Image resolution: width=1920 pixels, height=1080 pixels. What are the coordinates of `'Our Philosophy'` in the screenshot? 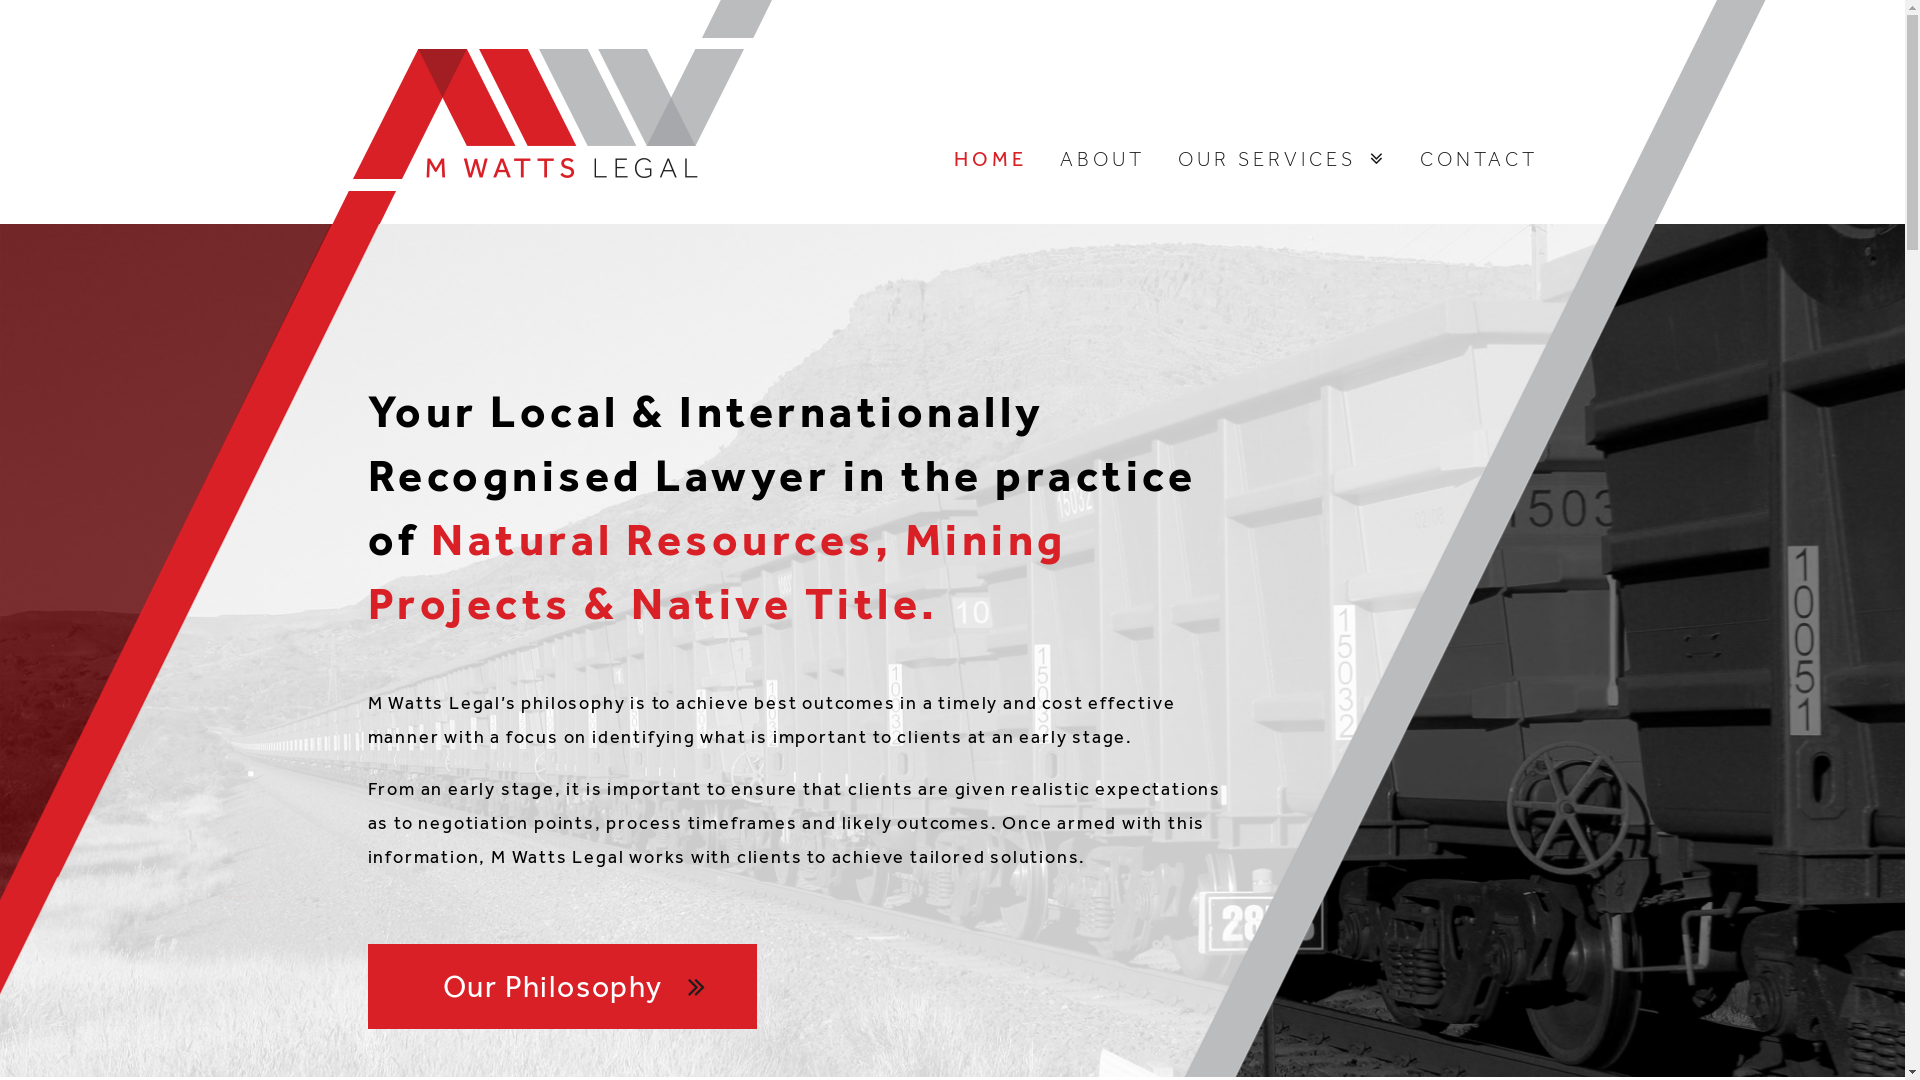 It's located at (561, 985).